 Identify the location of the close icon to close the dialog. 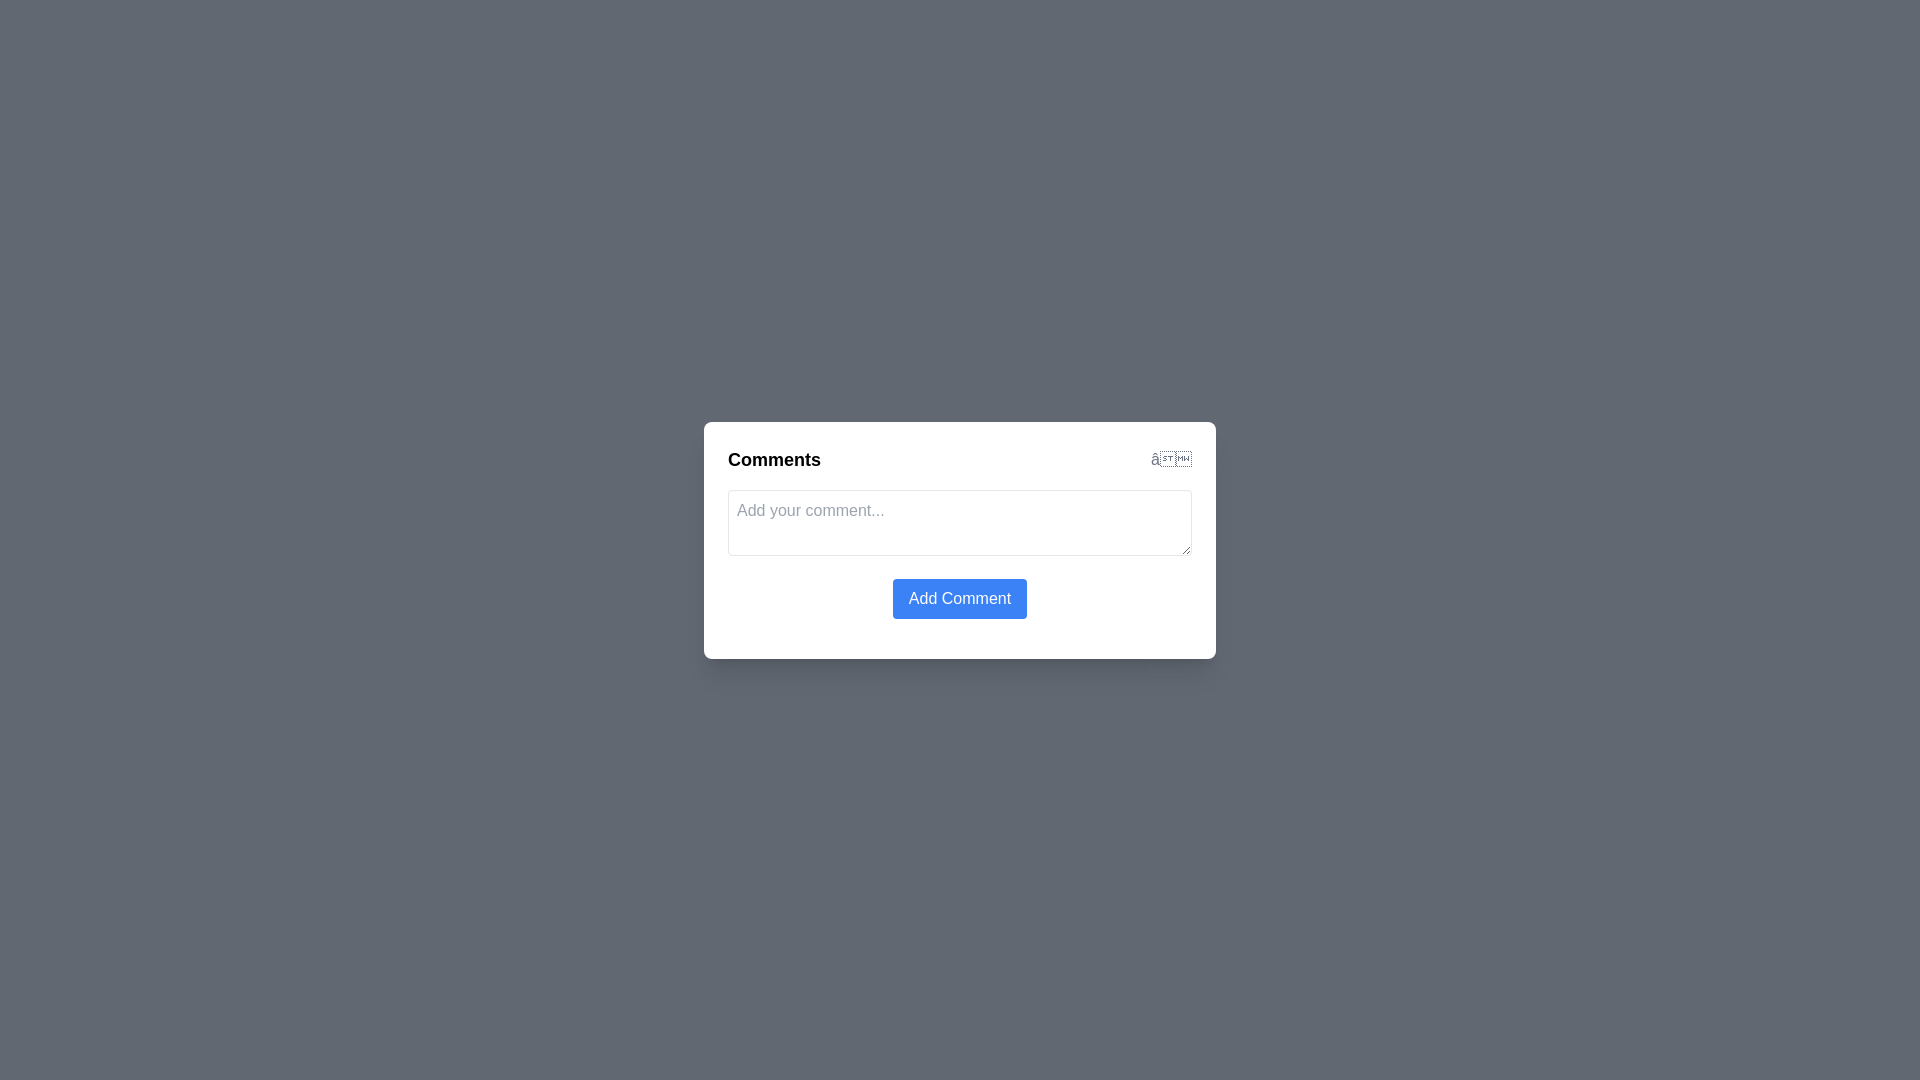
(1171, 459).